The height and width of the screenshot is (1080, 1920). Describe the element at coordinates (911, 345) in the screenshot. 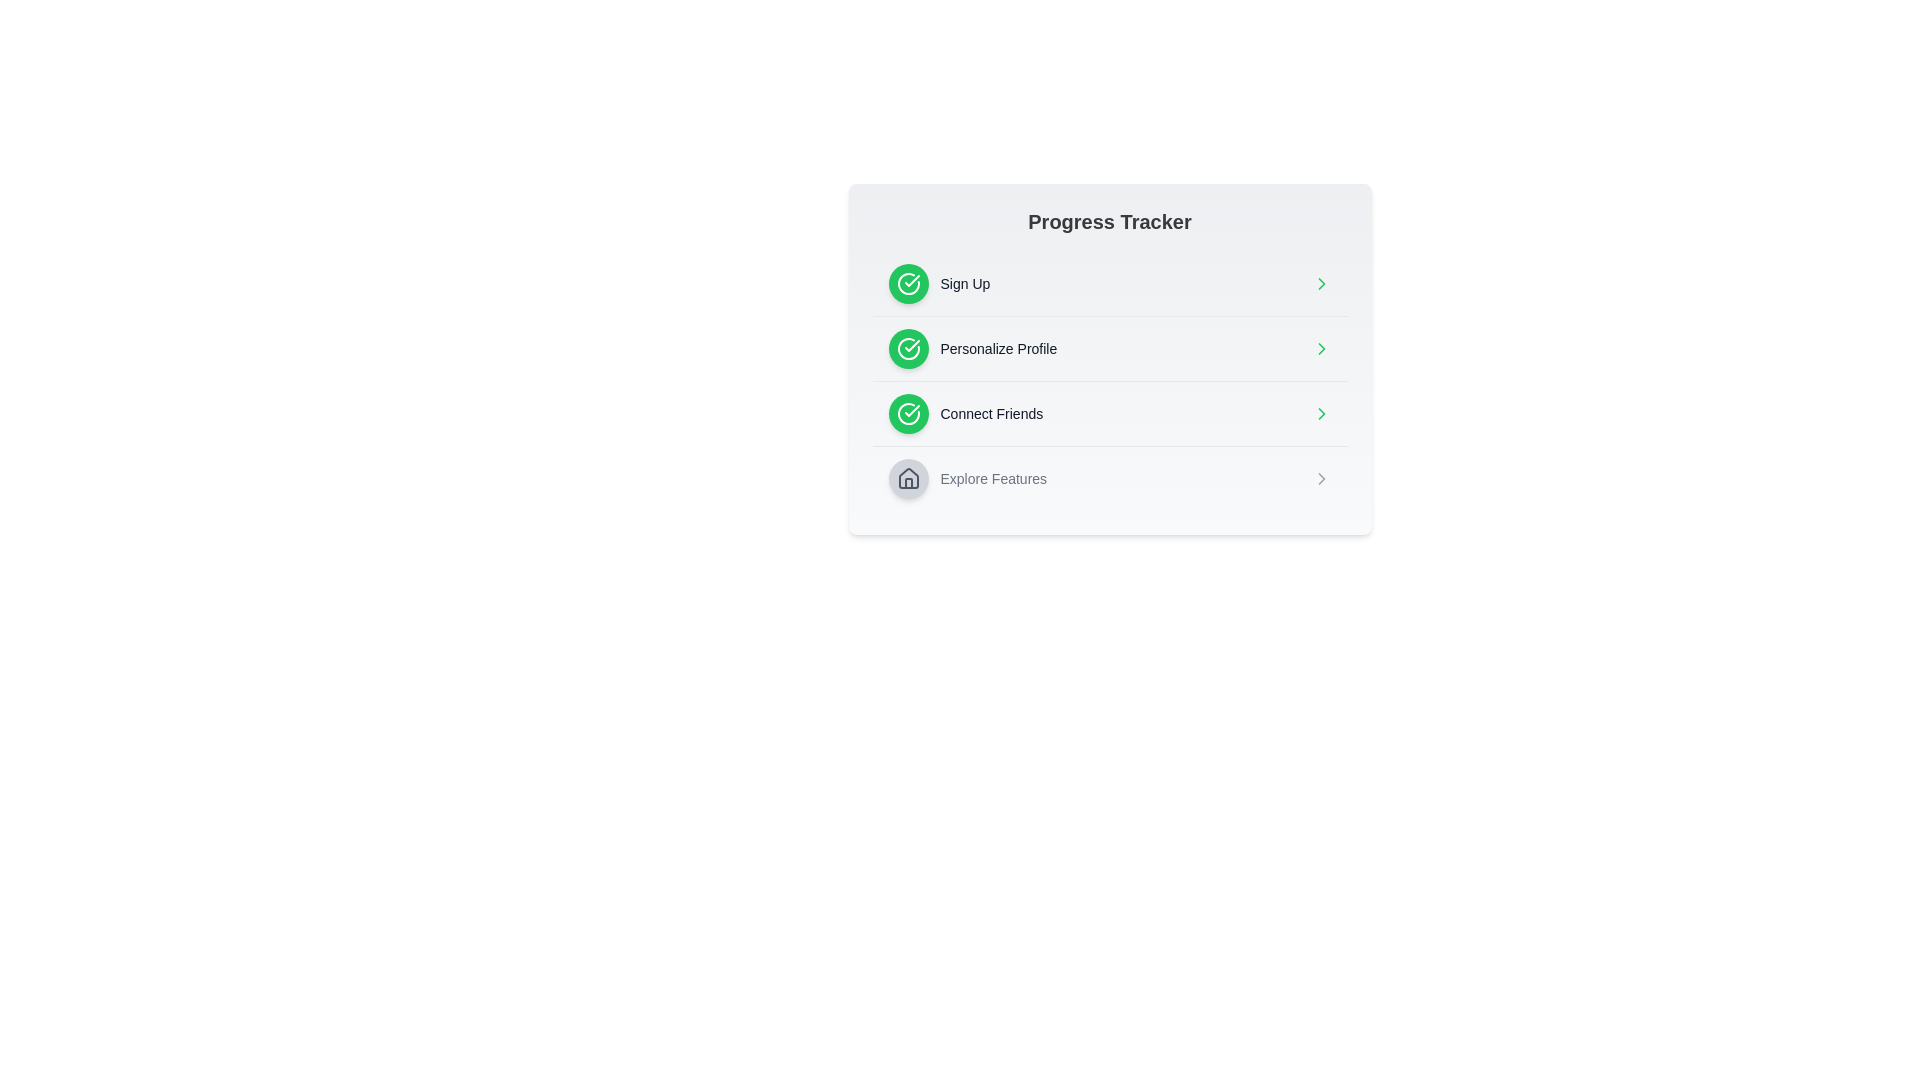

I see `the green checkmark icon inside a circular outline that is part of the progress tracker, located to the left of the 'Sign Up' text label` at that location.